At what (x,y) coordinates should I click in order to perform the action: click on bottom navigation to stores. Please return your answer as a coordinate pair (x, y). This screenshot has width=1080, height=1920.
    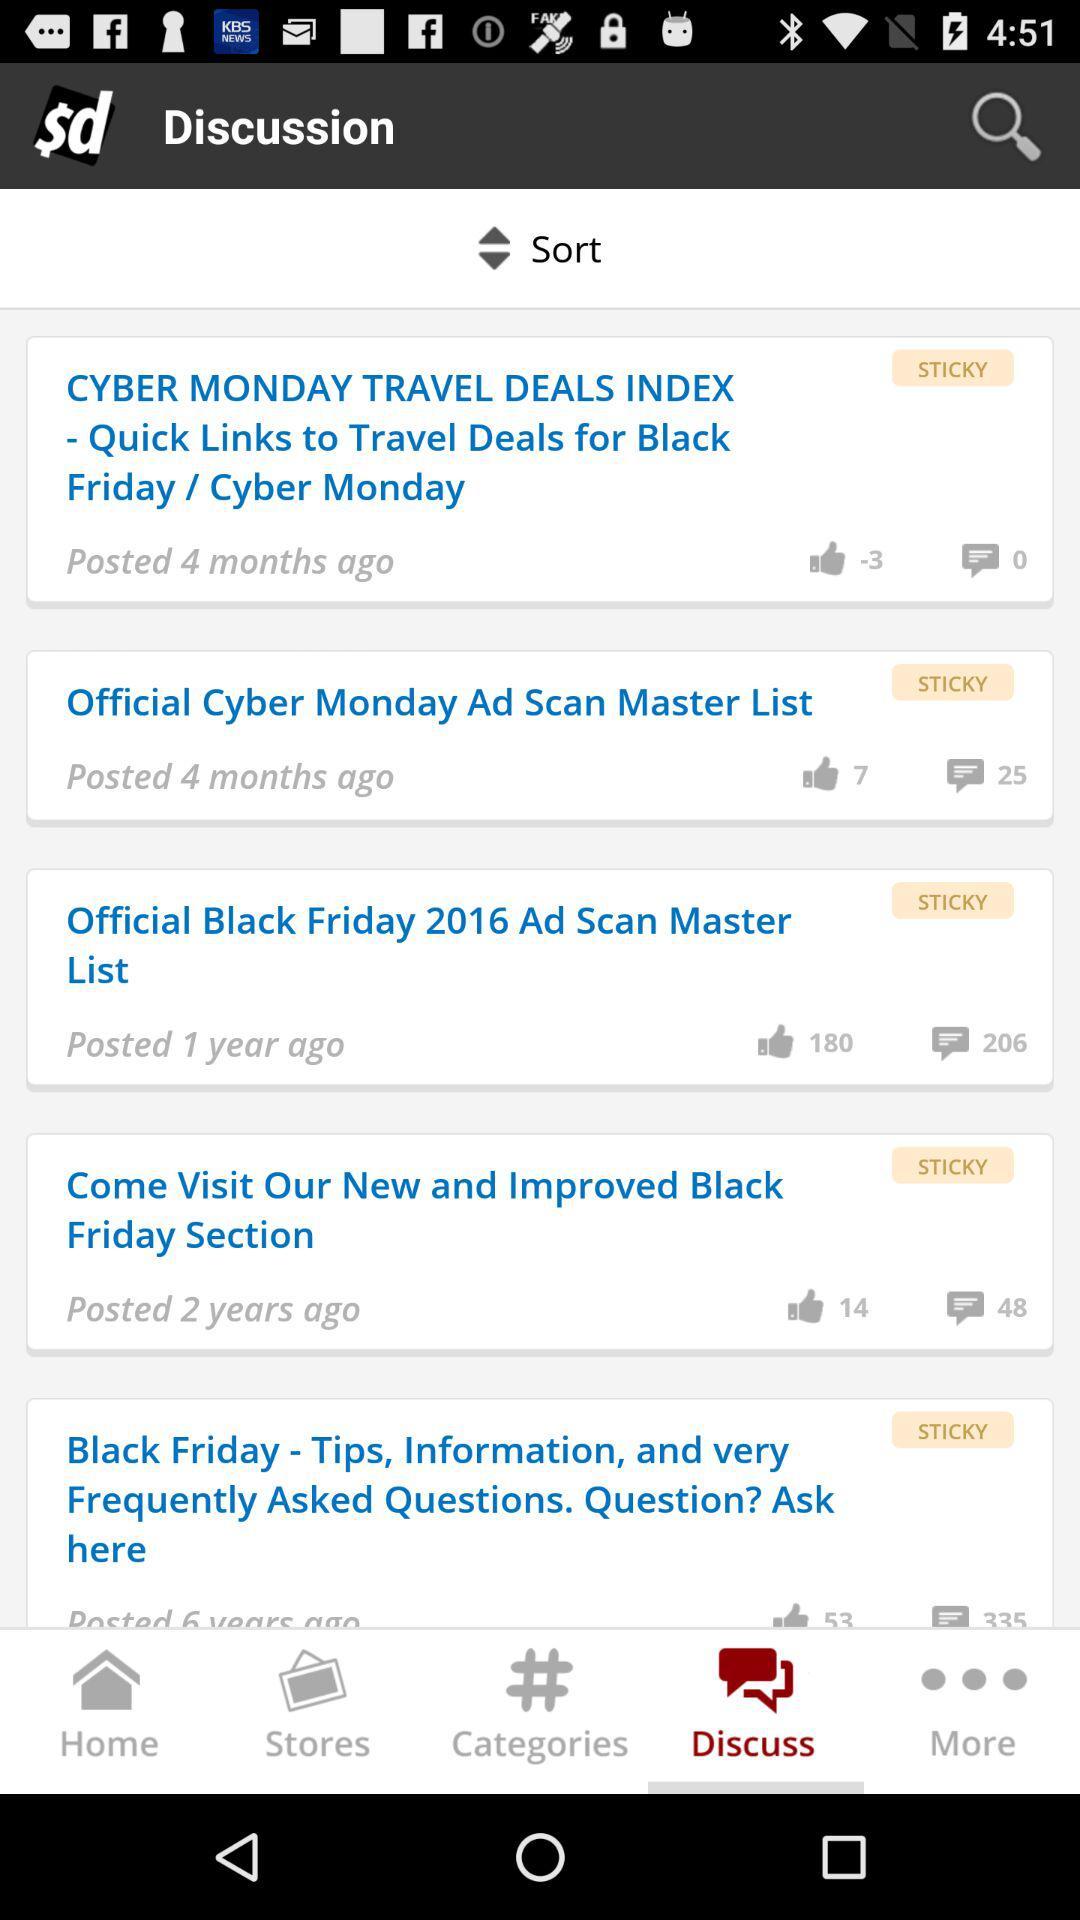
    Looking at the image, I should click on (323, 1715).